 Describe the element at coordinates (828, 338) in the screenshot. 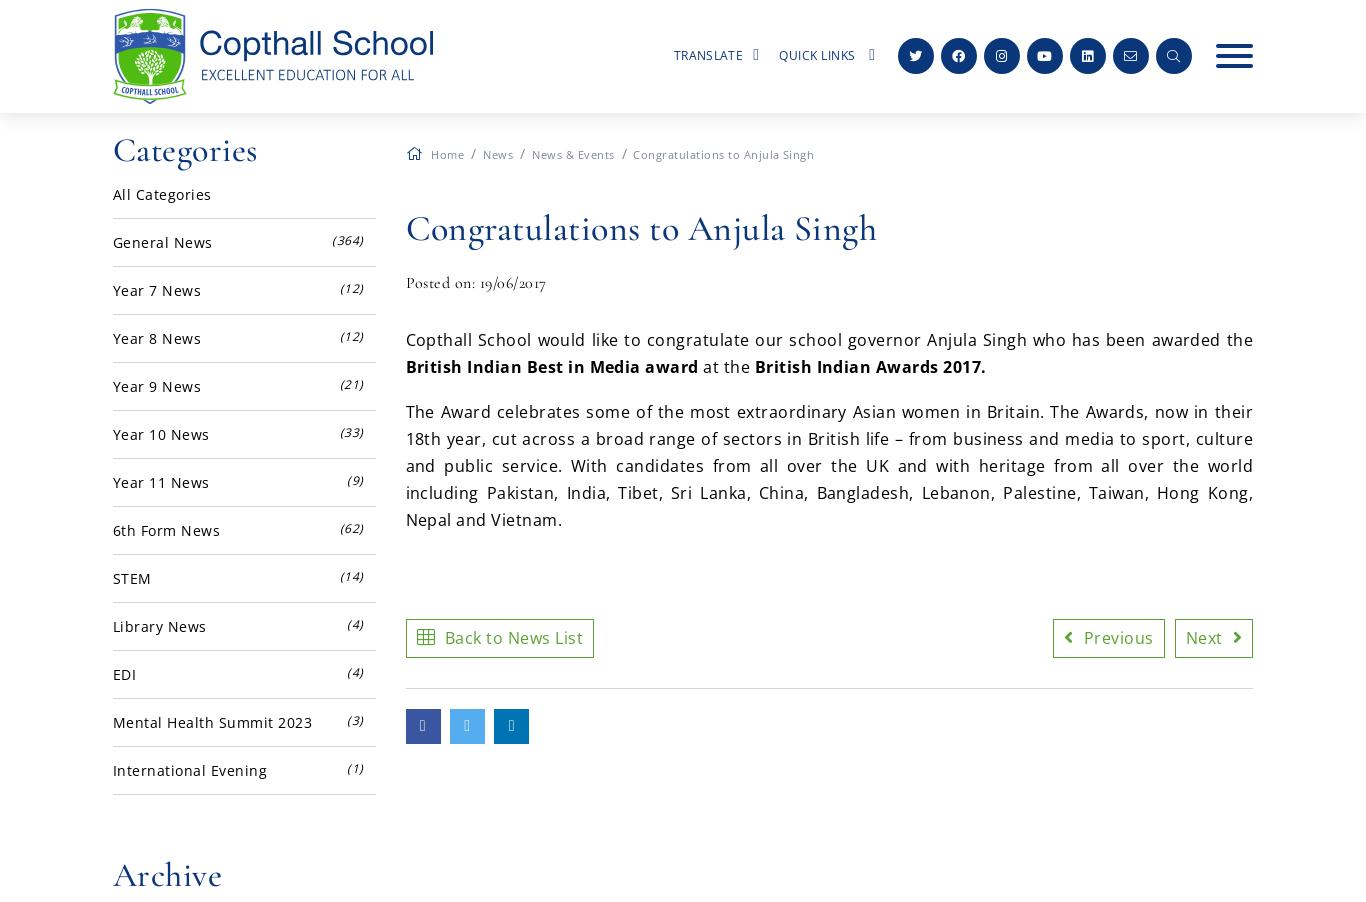

I see `'Copthall School would like to congratulate our school governor Anjula Singh who has been awarded the'` at that location.